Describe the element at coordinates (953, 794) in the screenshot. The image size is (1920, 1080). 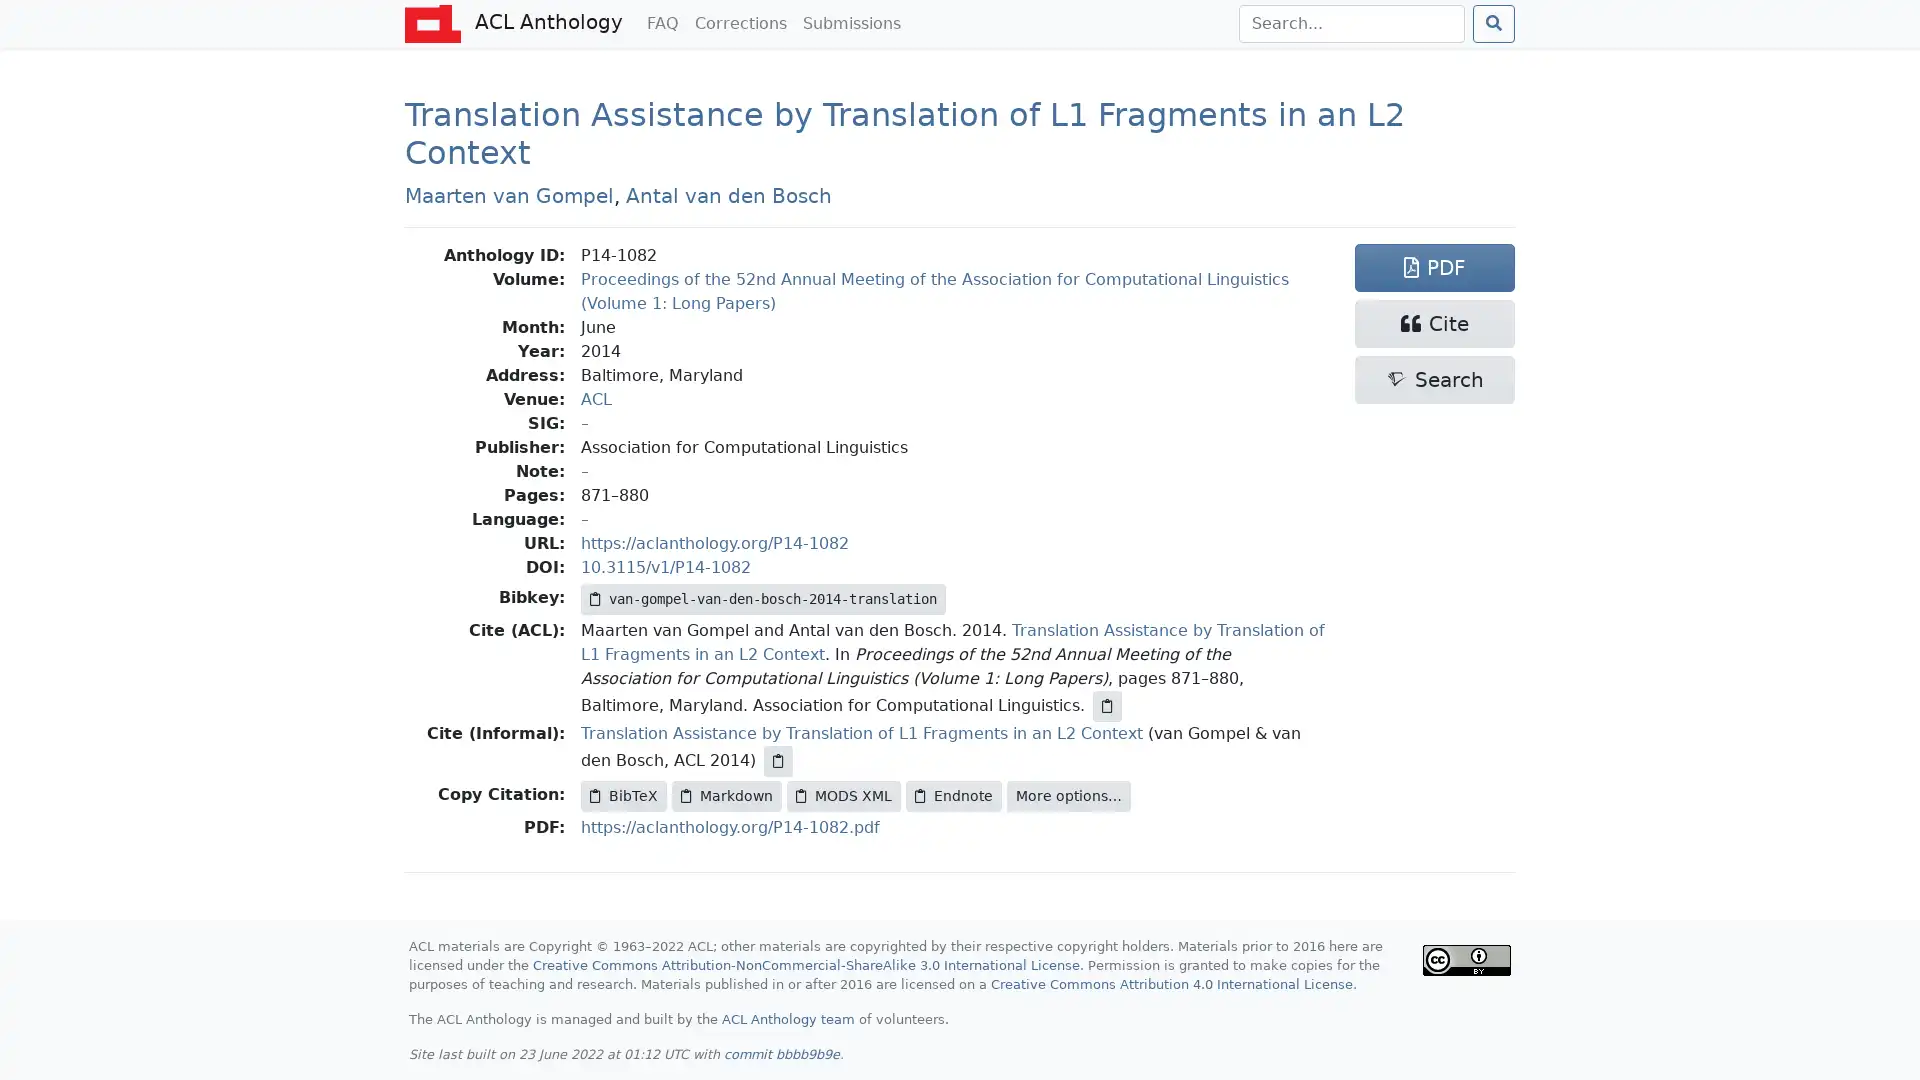
I see `Endnote` at that location.